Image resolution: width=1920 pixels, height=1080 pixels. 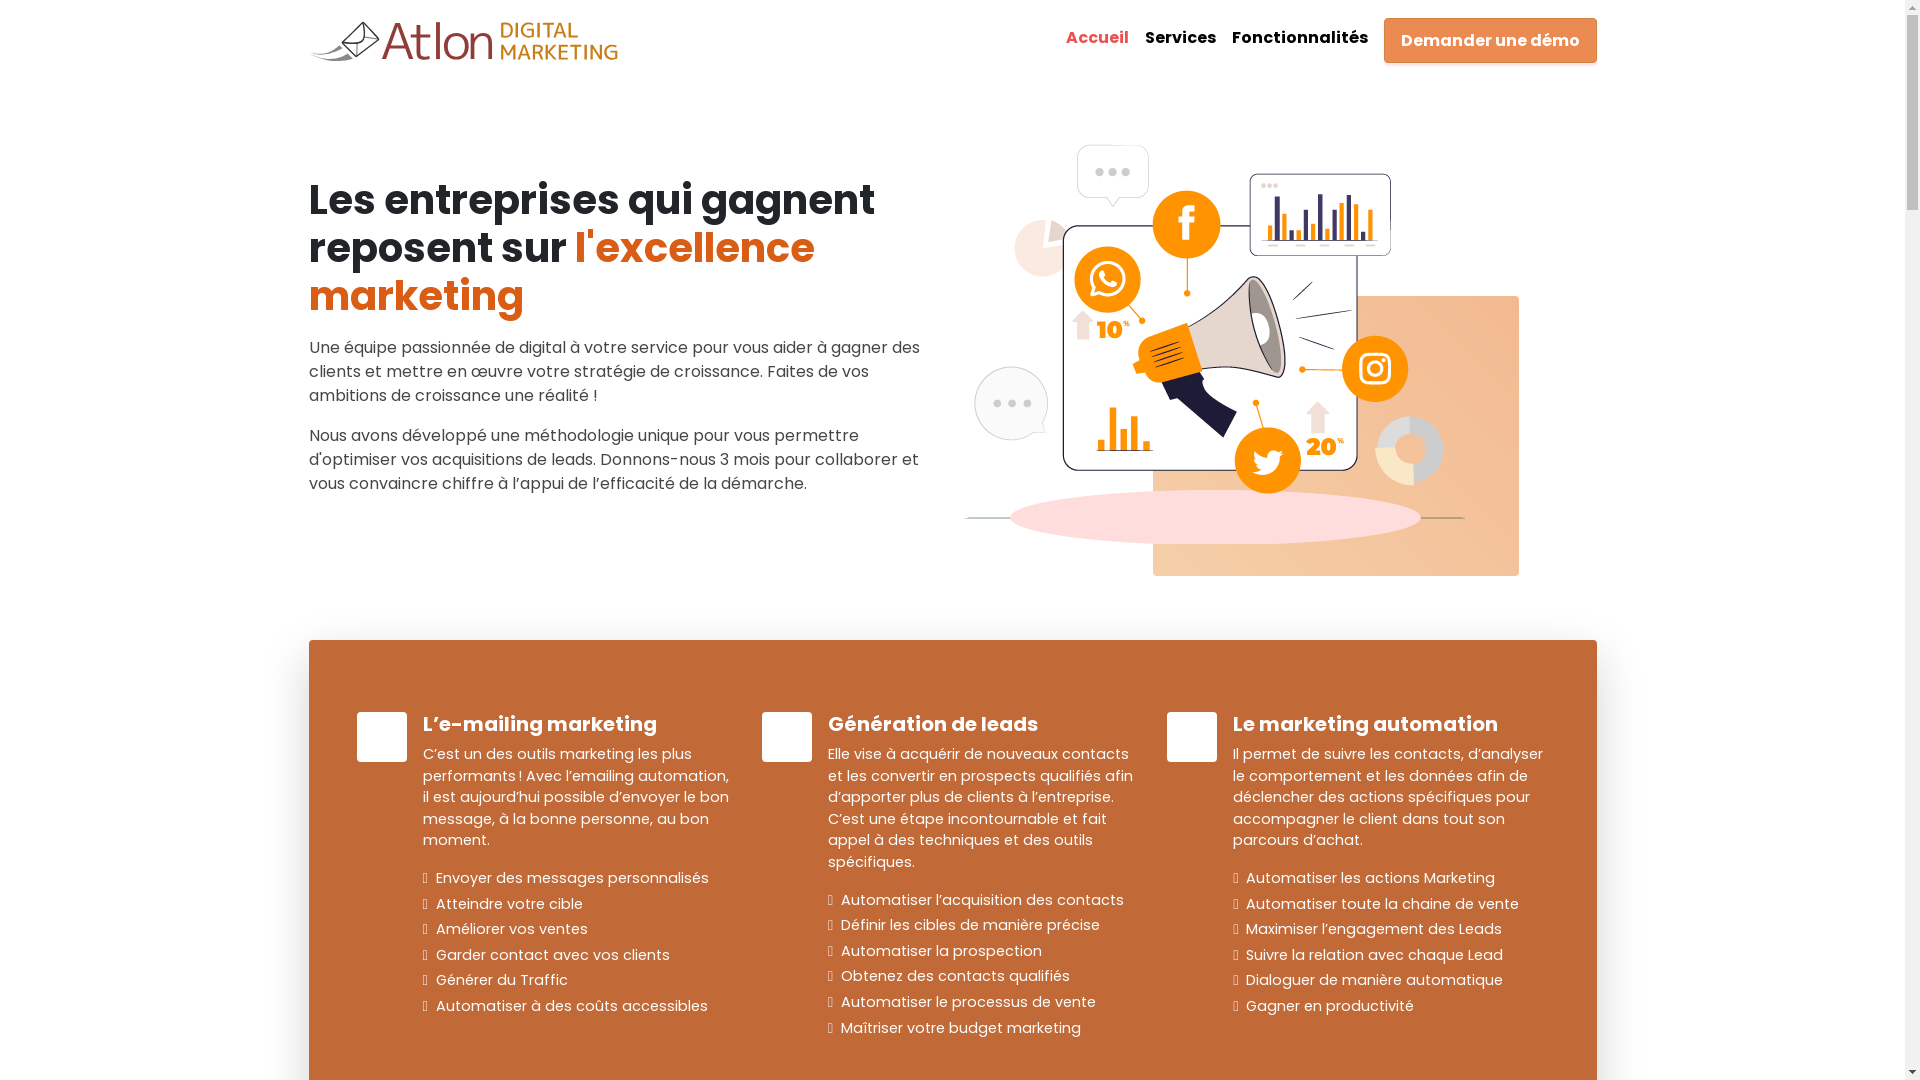 I want to click on 'Services', so click(x=1179, y=38).